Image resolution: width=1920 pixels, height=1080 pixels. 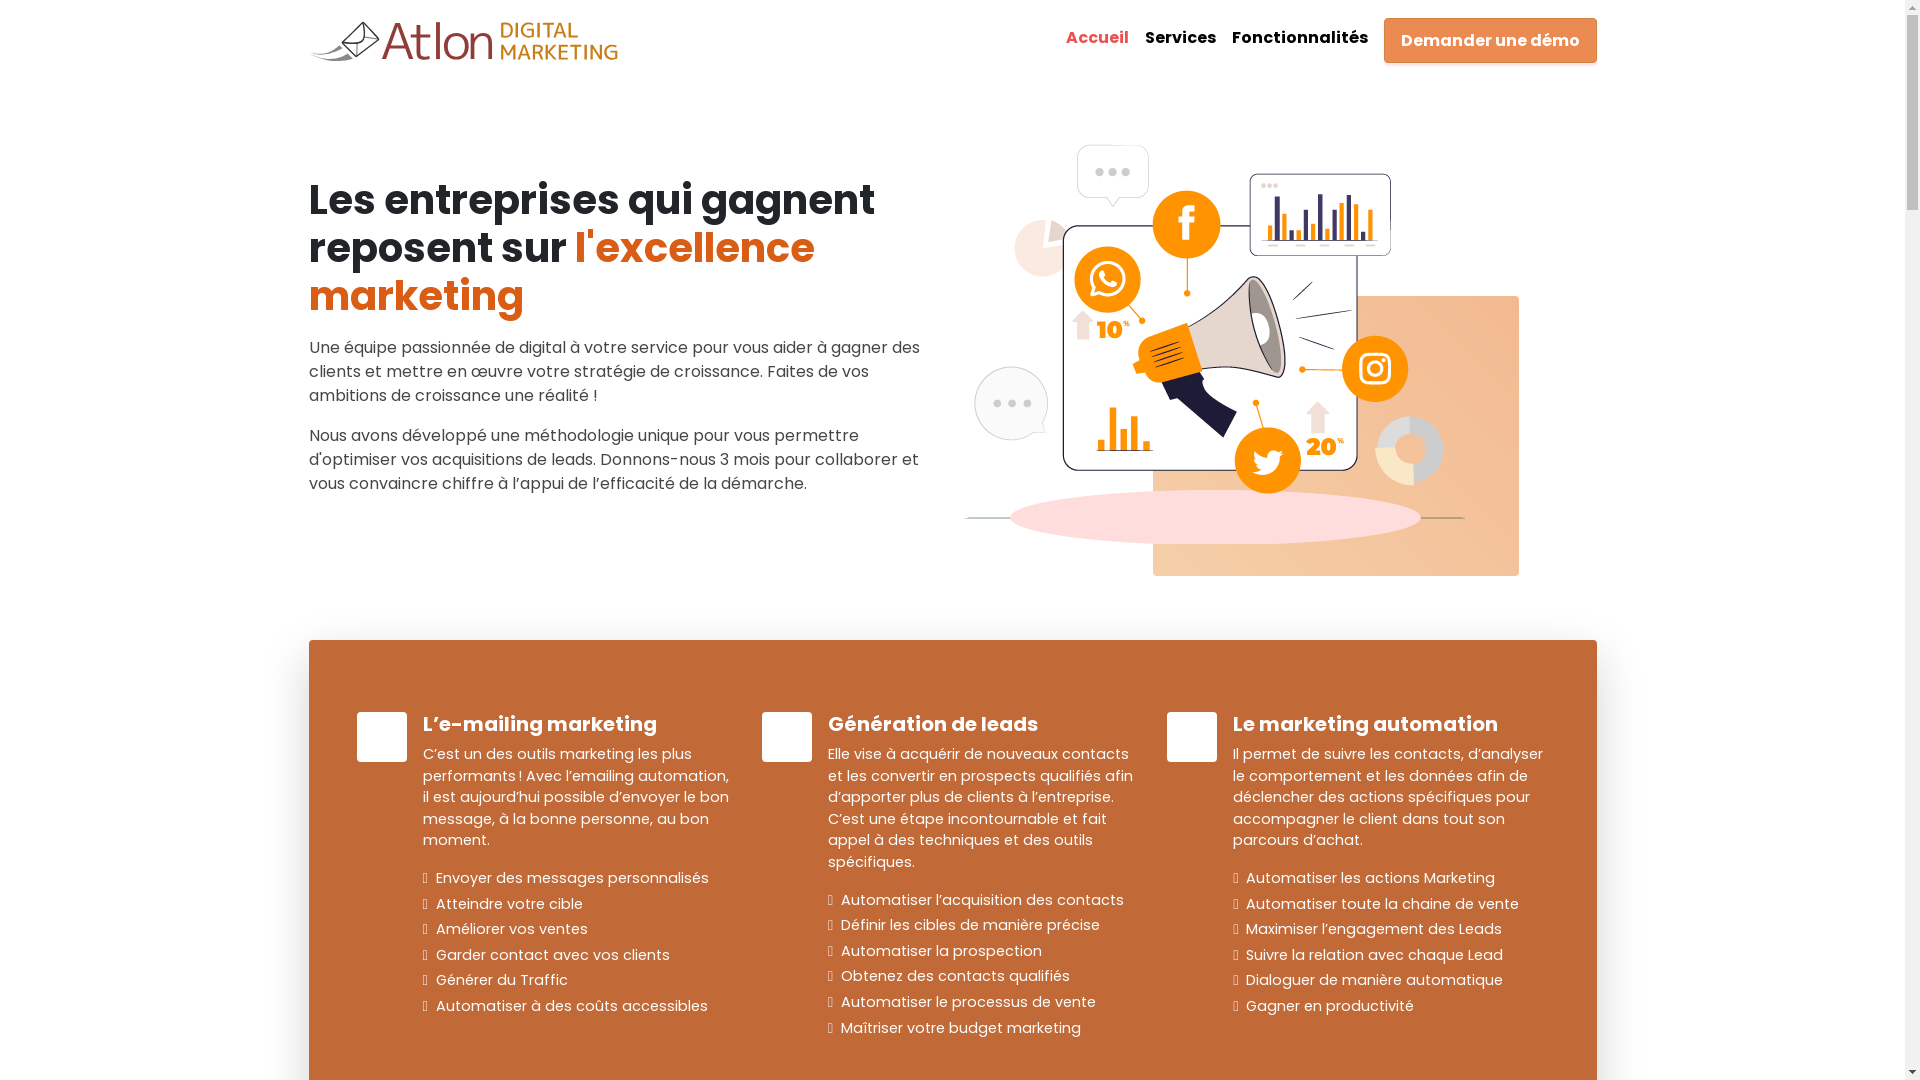 I want to click on 'Services', so click(x=1179, y=38).